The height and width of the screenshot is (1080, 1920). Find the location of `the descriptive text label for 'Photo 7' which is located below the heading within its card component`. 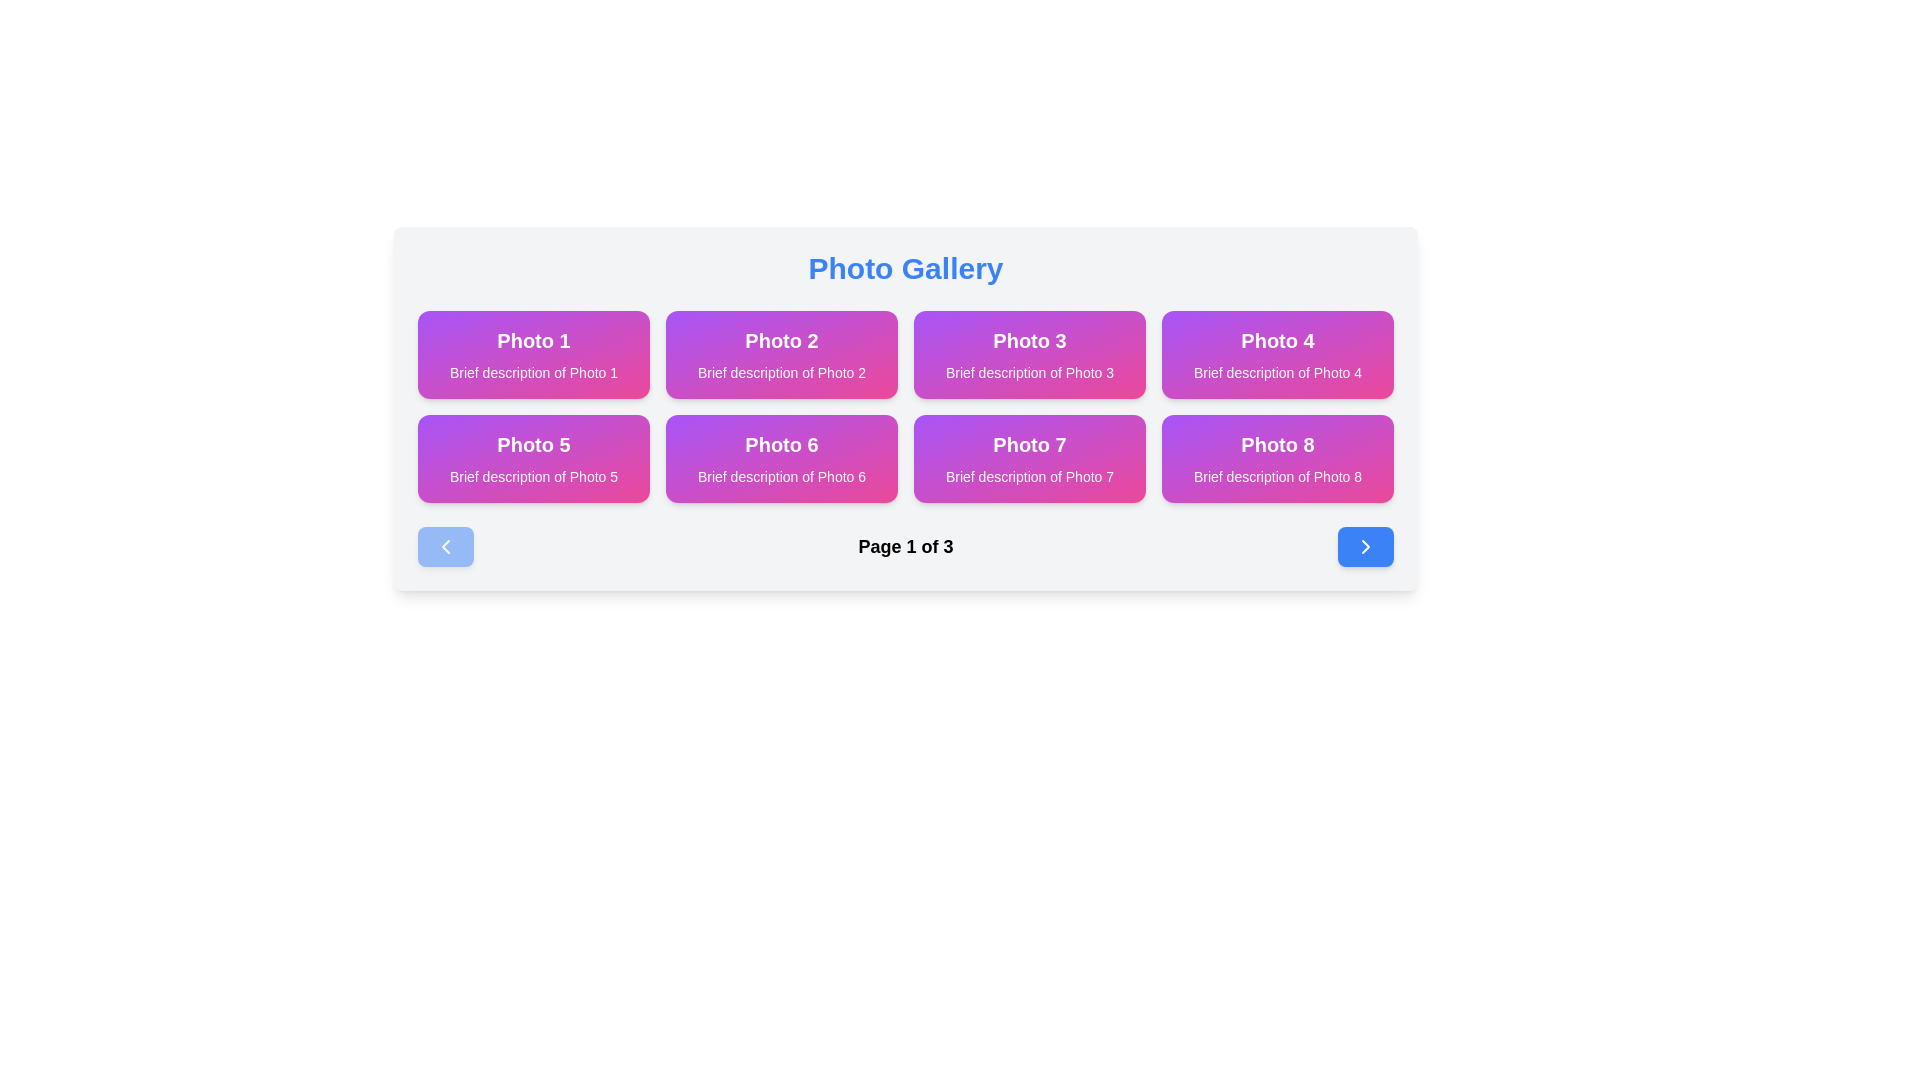

the descriptive text label for 'Photo 7' which is located below the heading within its card component is located at coordinates (1030, 477).